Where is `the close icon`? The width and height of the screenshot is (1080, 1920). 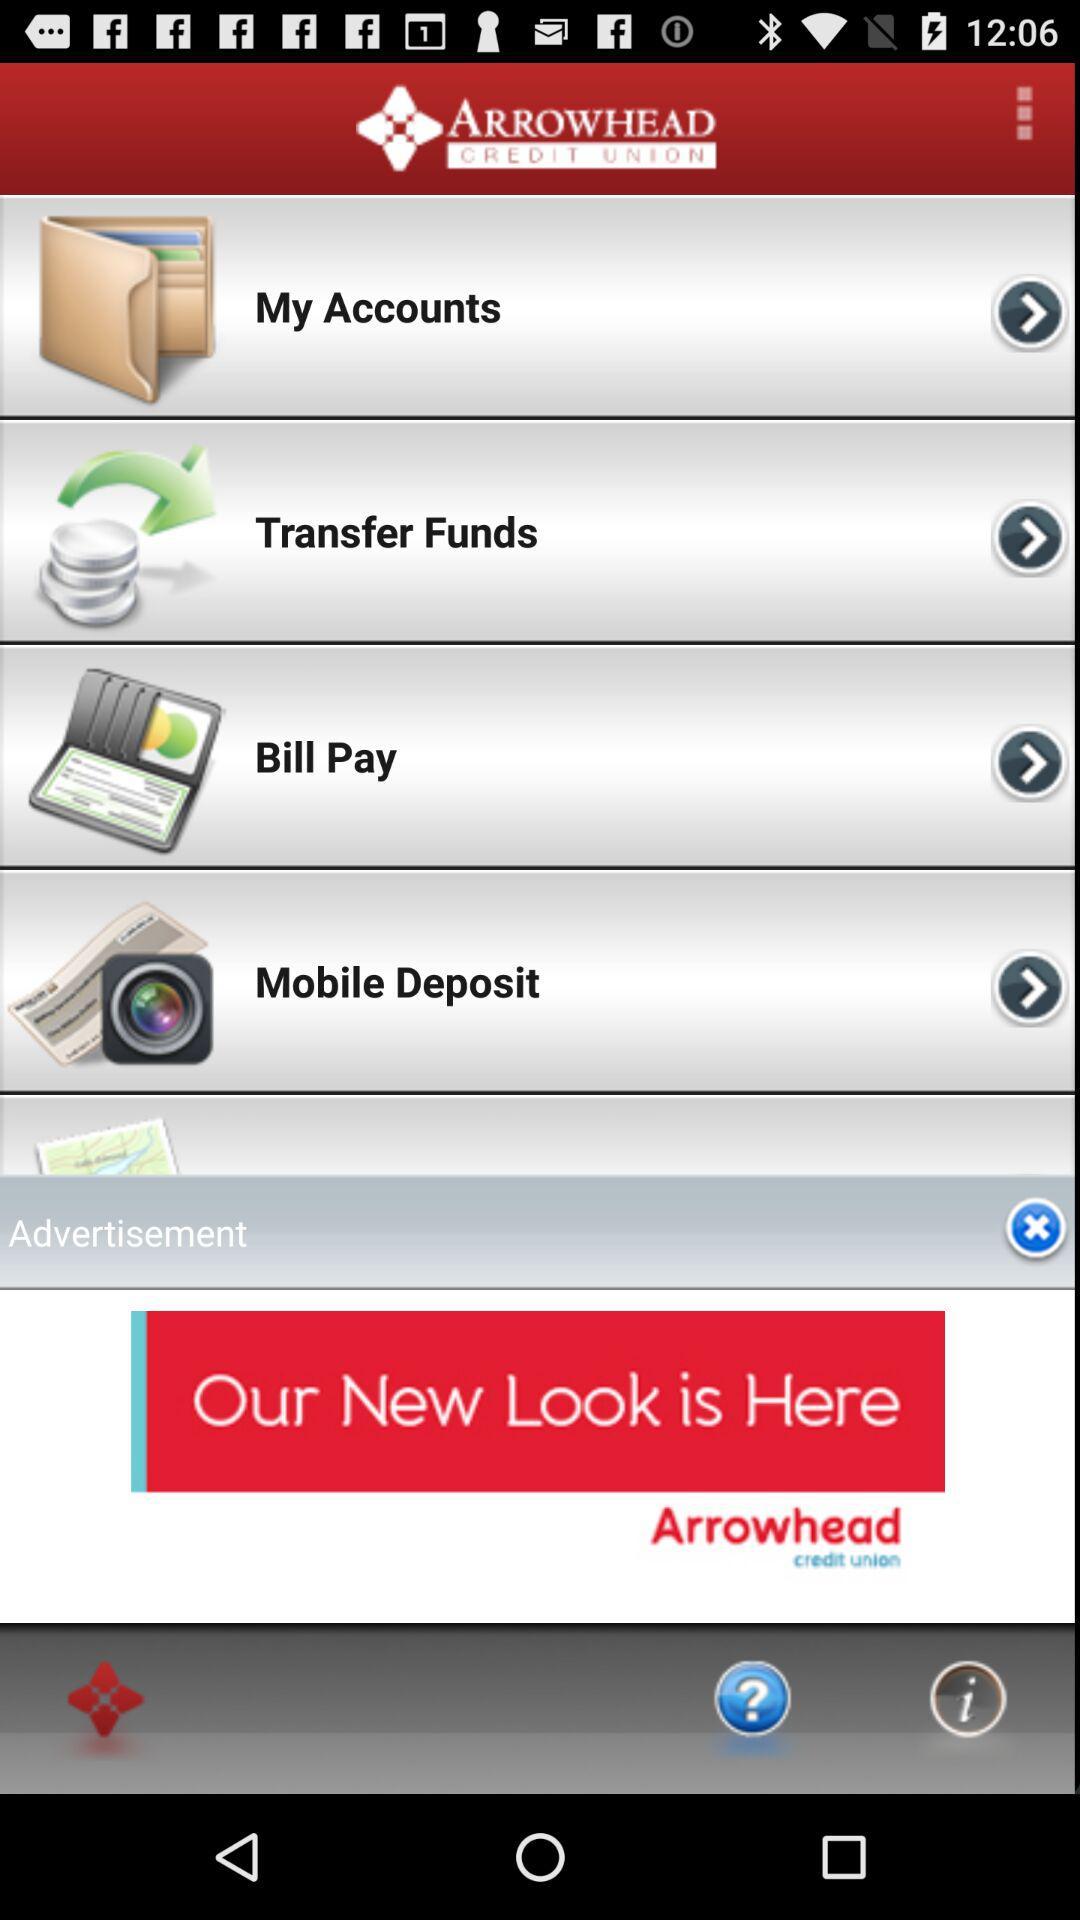
the close icon is located at coordinates (1035, 1318).